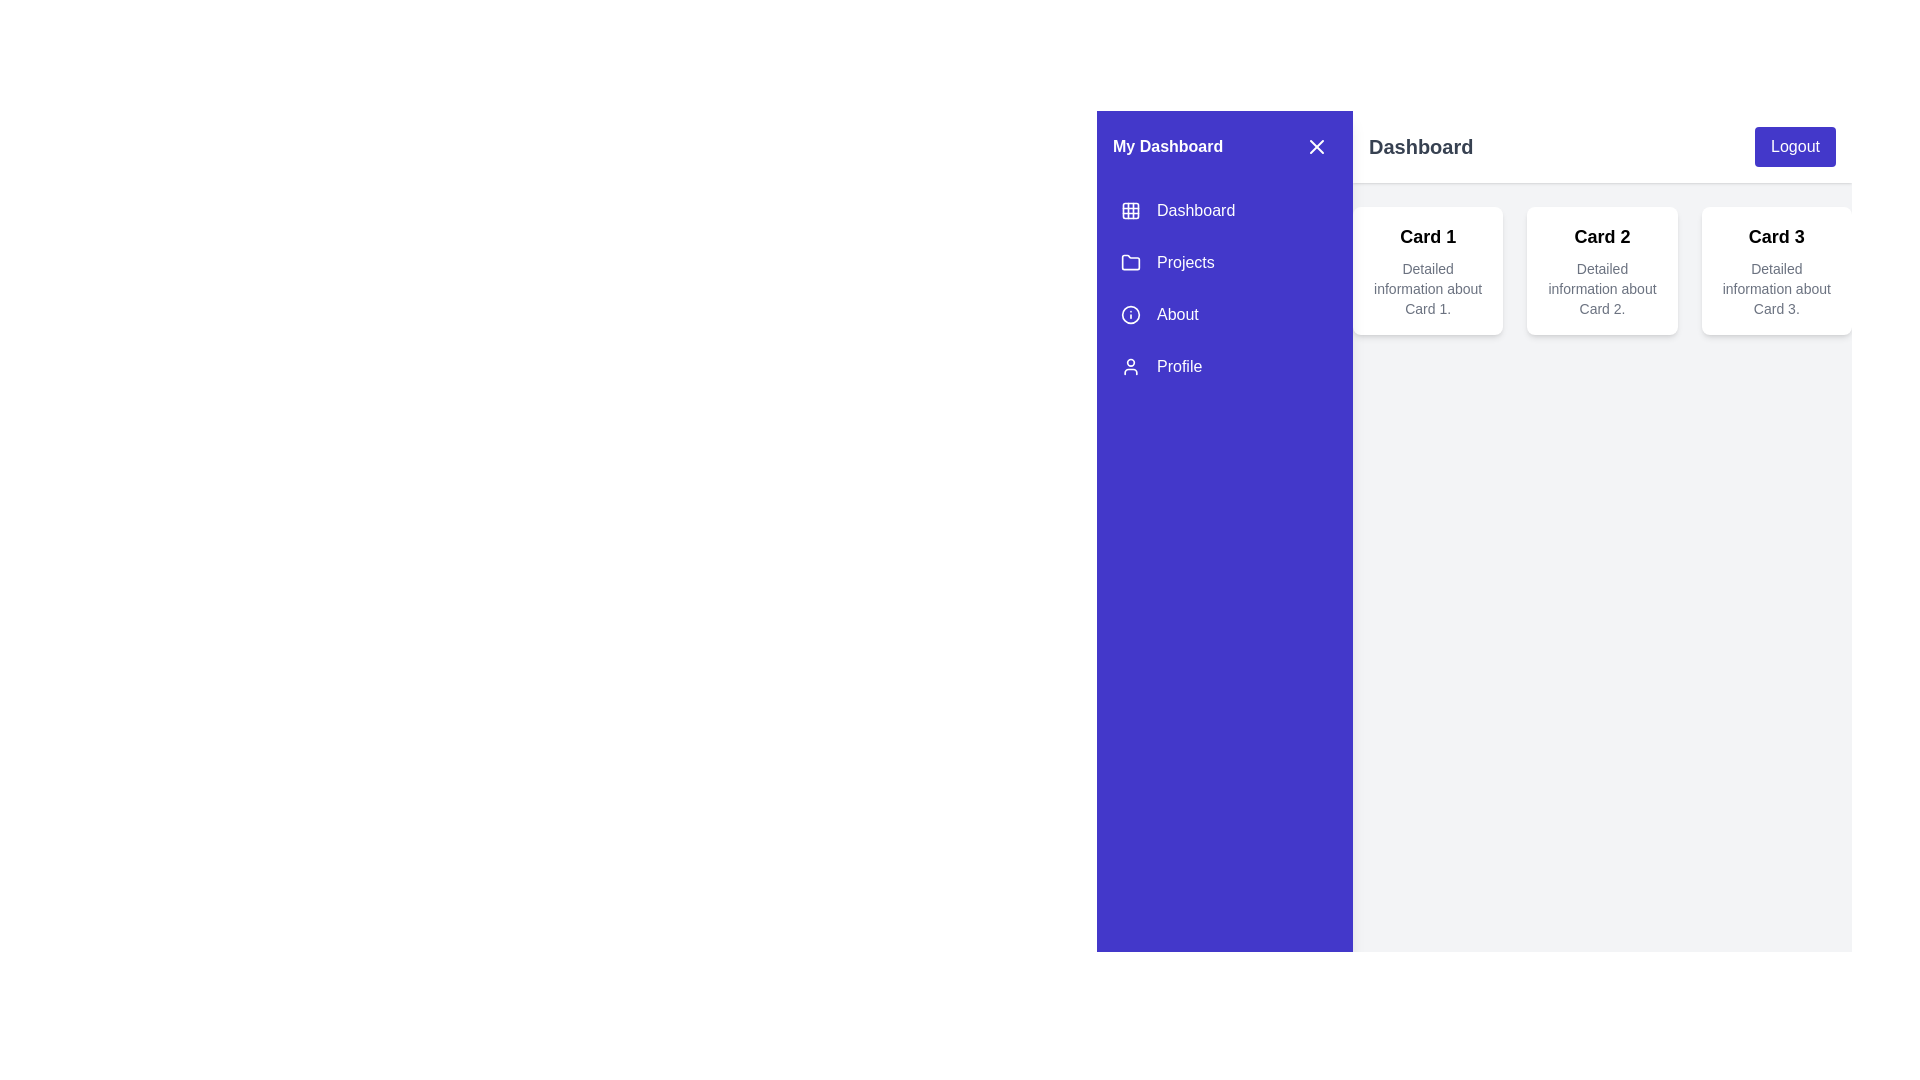 This screenshot has width=1920, height=1080. Describe the element at coordinates (1131, 261) in the screenshot. I see `the folder icon located in the left-side navigation panel next to the label 'Projects'` at that location.